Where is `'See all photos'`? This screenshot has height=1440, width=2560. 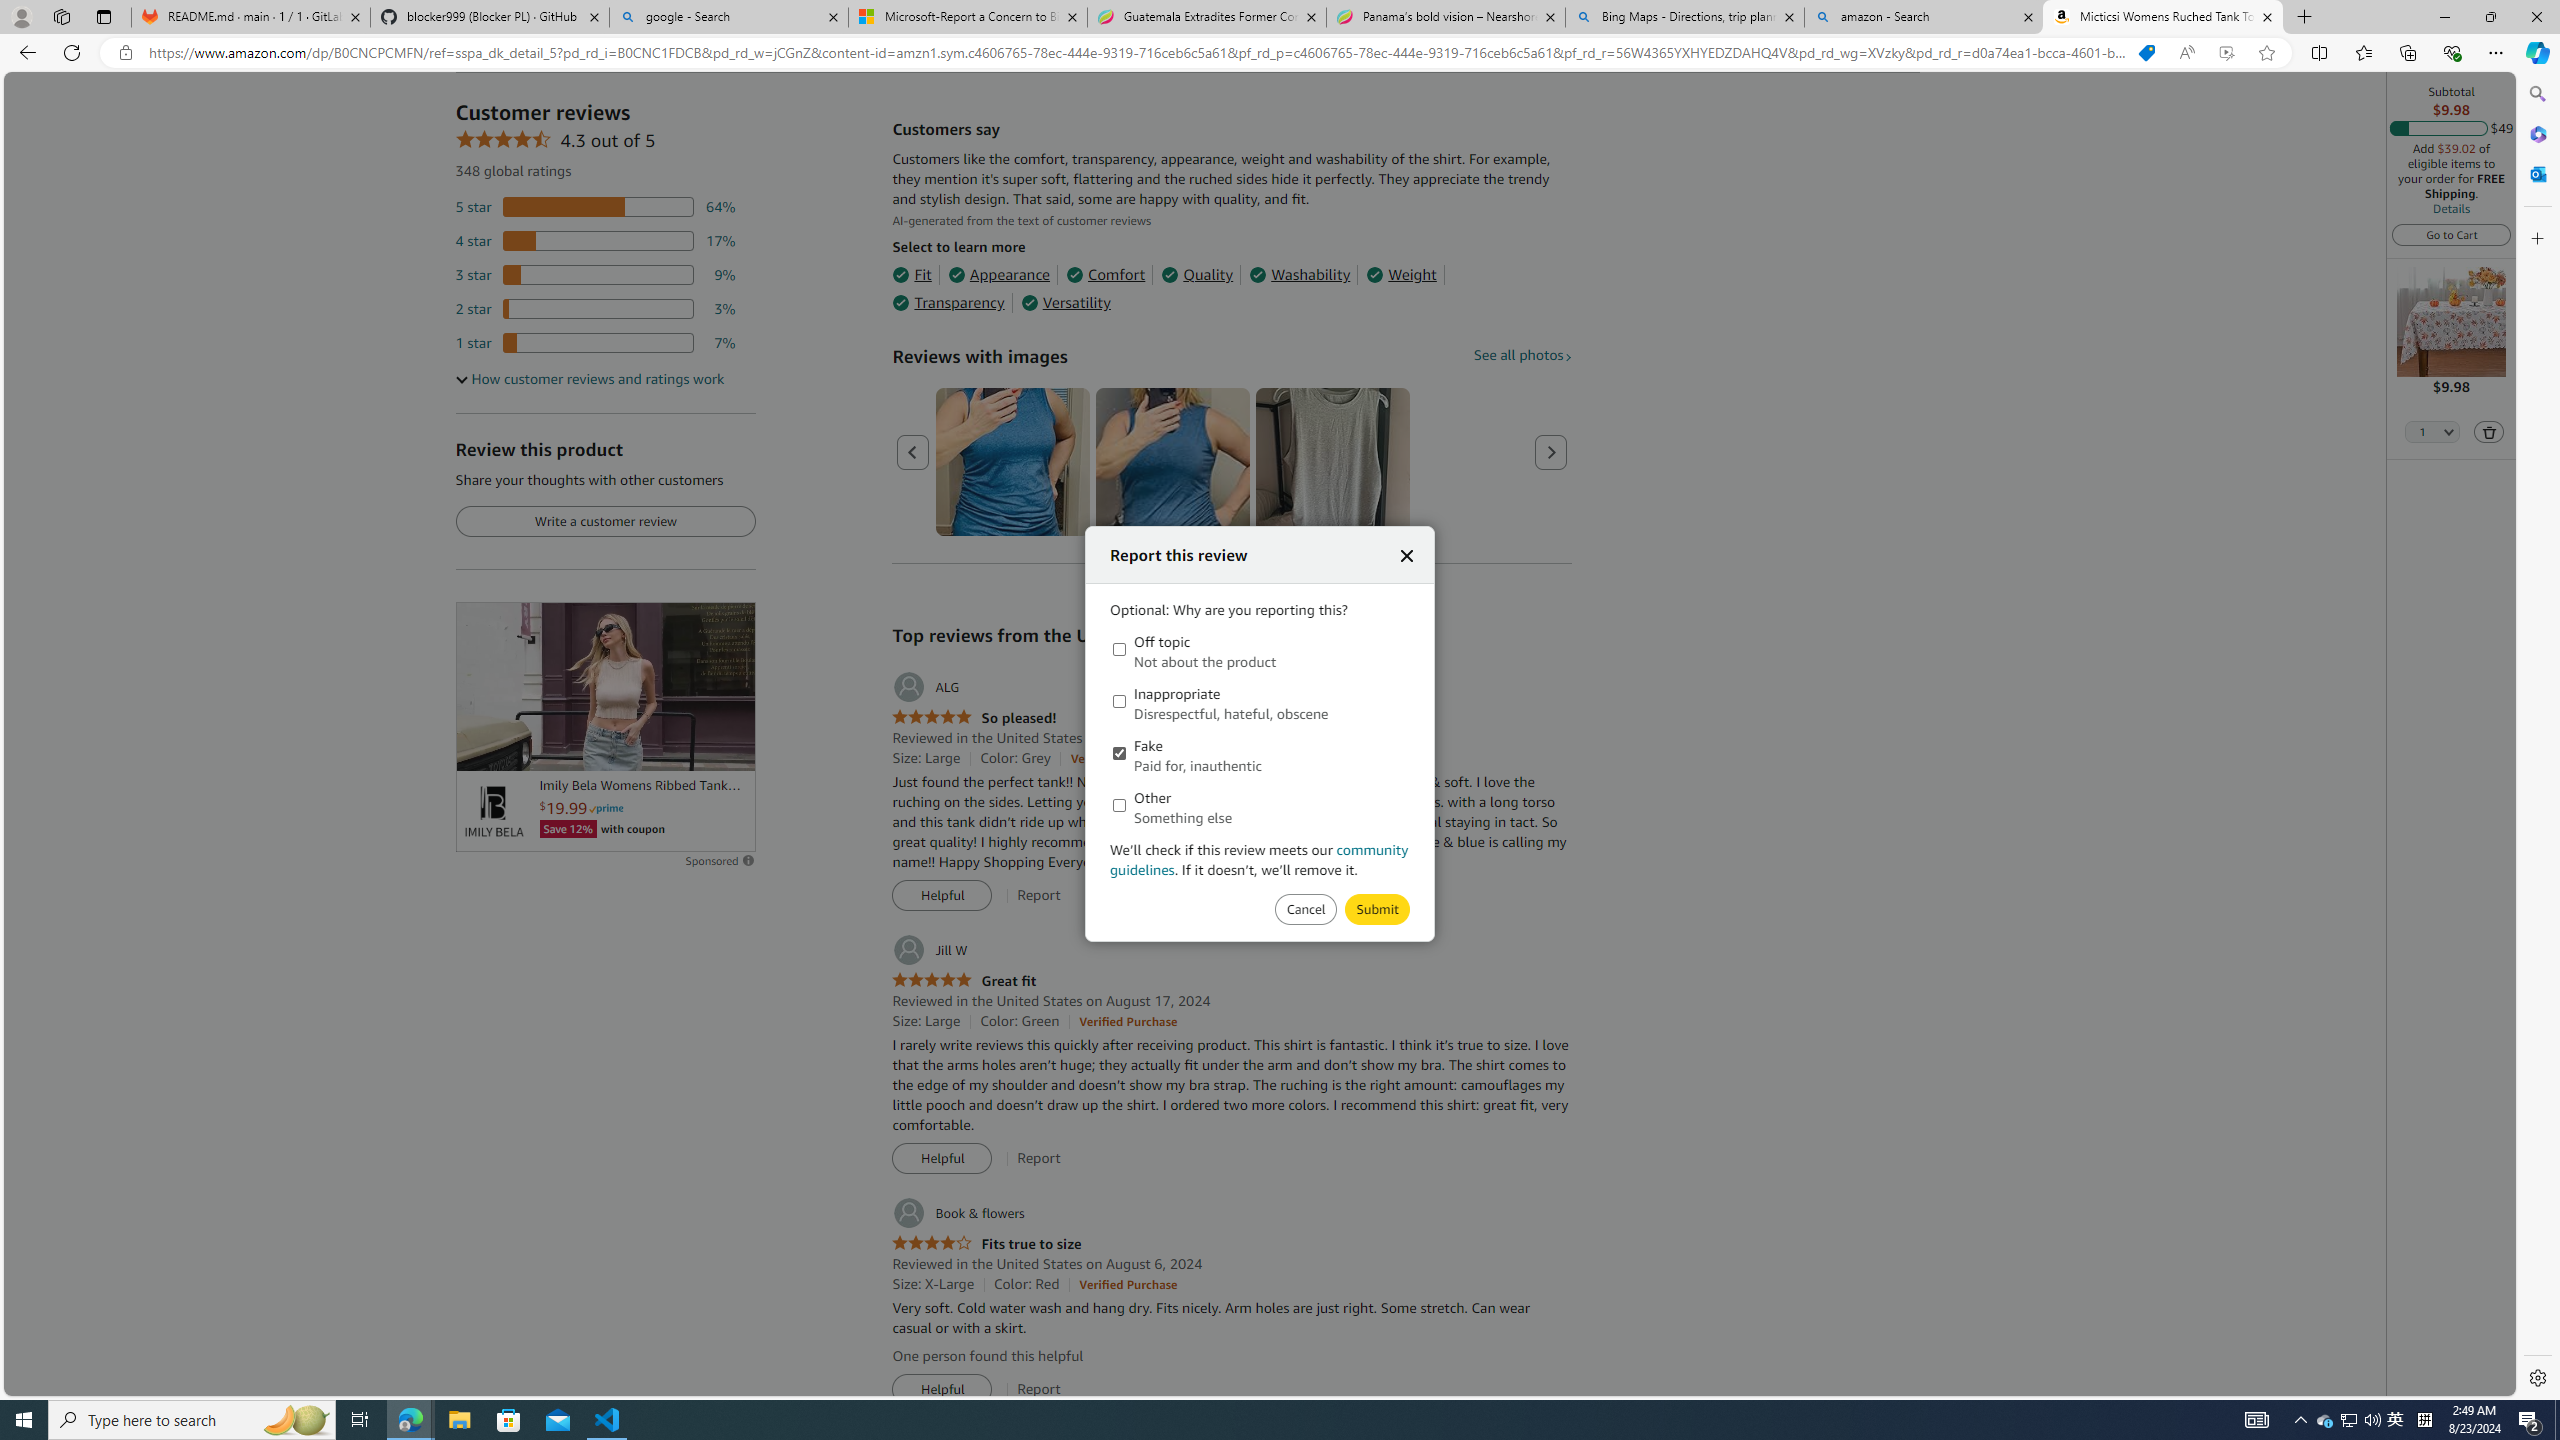
'See all photos' is located at coordinates (1520, 353).